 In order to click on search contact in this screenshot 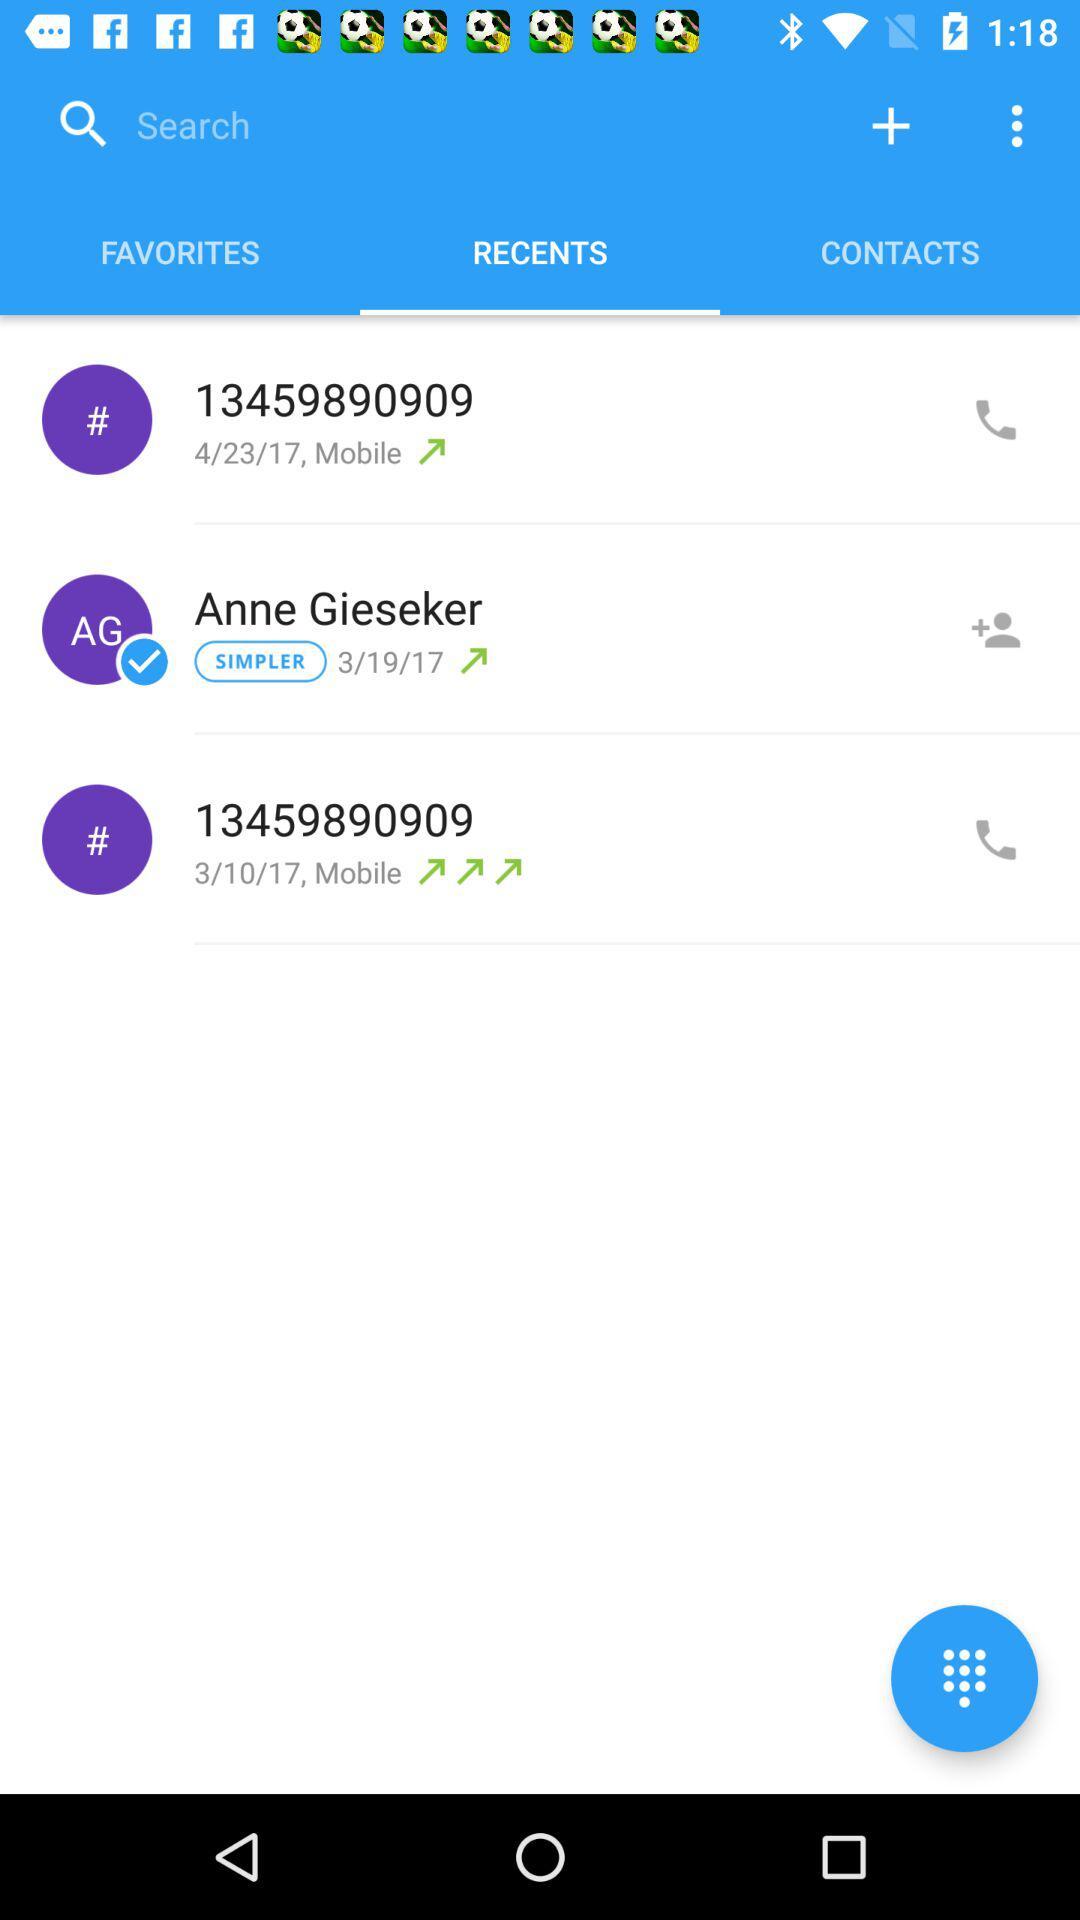, I will do `click(434, 124)`.